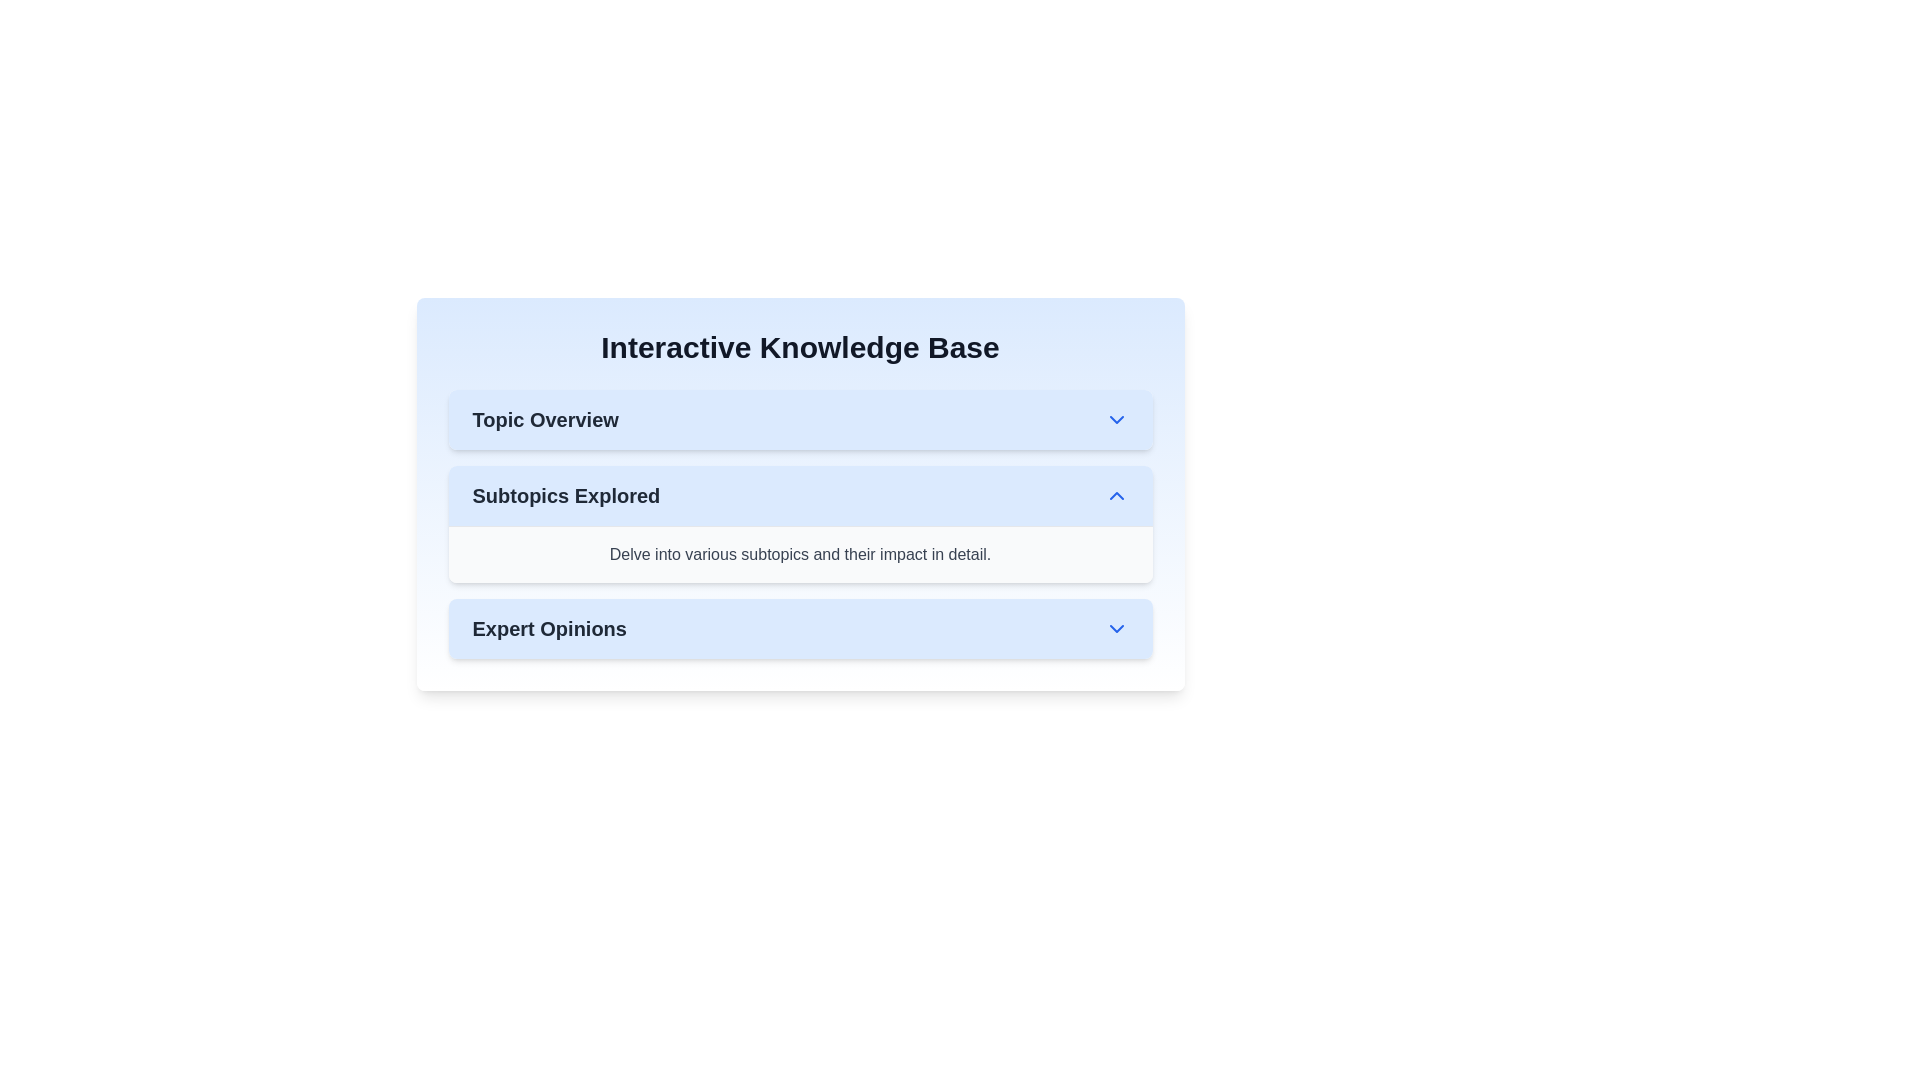 Image resolution: width=1920 pixels, height=1080 pixels. I want to click on the downward-pointing blue chevron icon to the right of the text 'Subtopics Explored', so click(1115, 495).